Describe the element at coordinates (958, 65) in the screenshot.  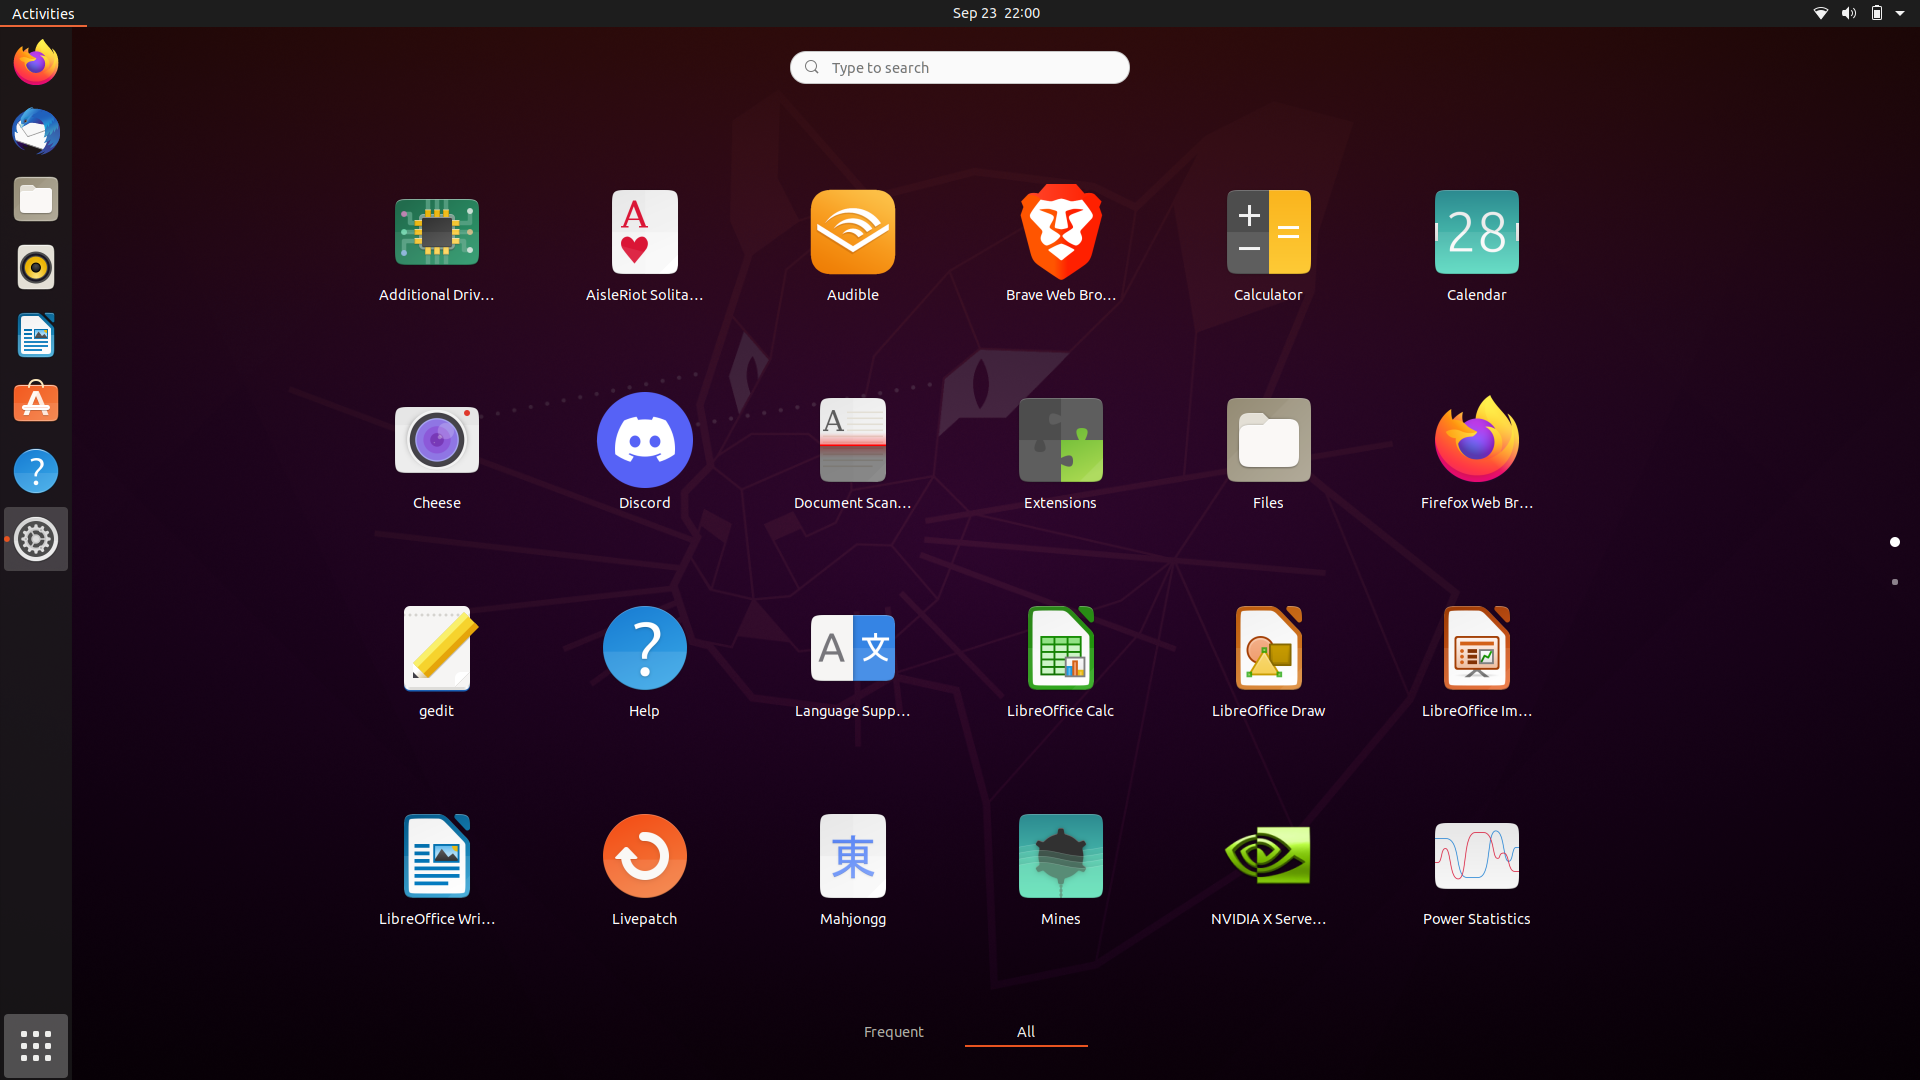
I see `Locate "Google" on your computer` at that location.